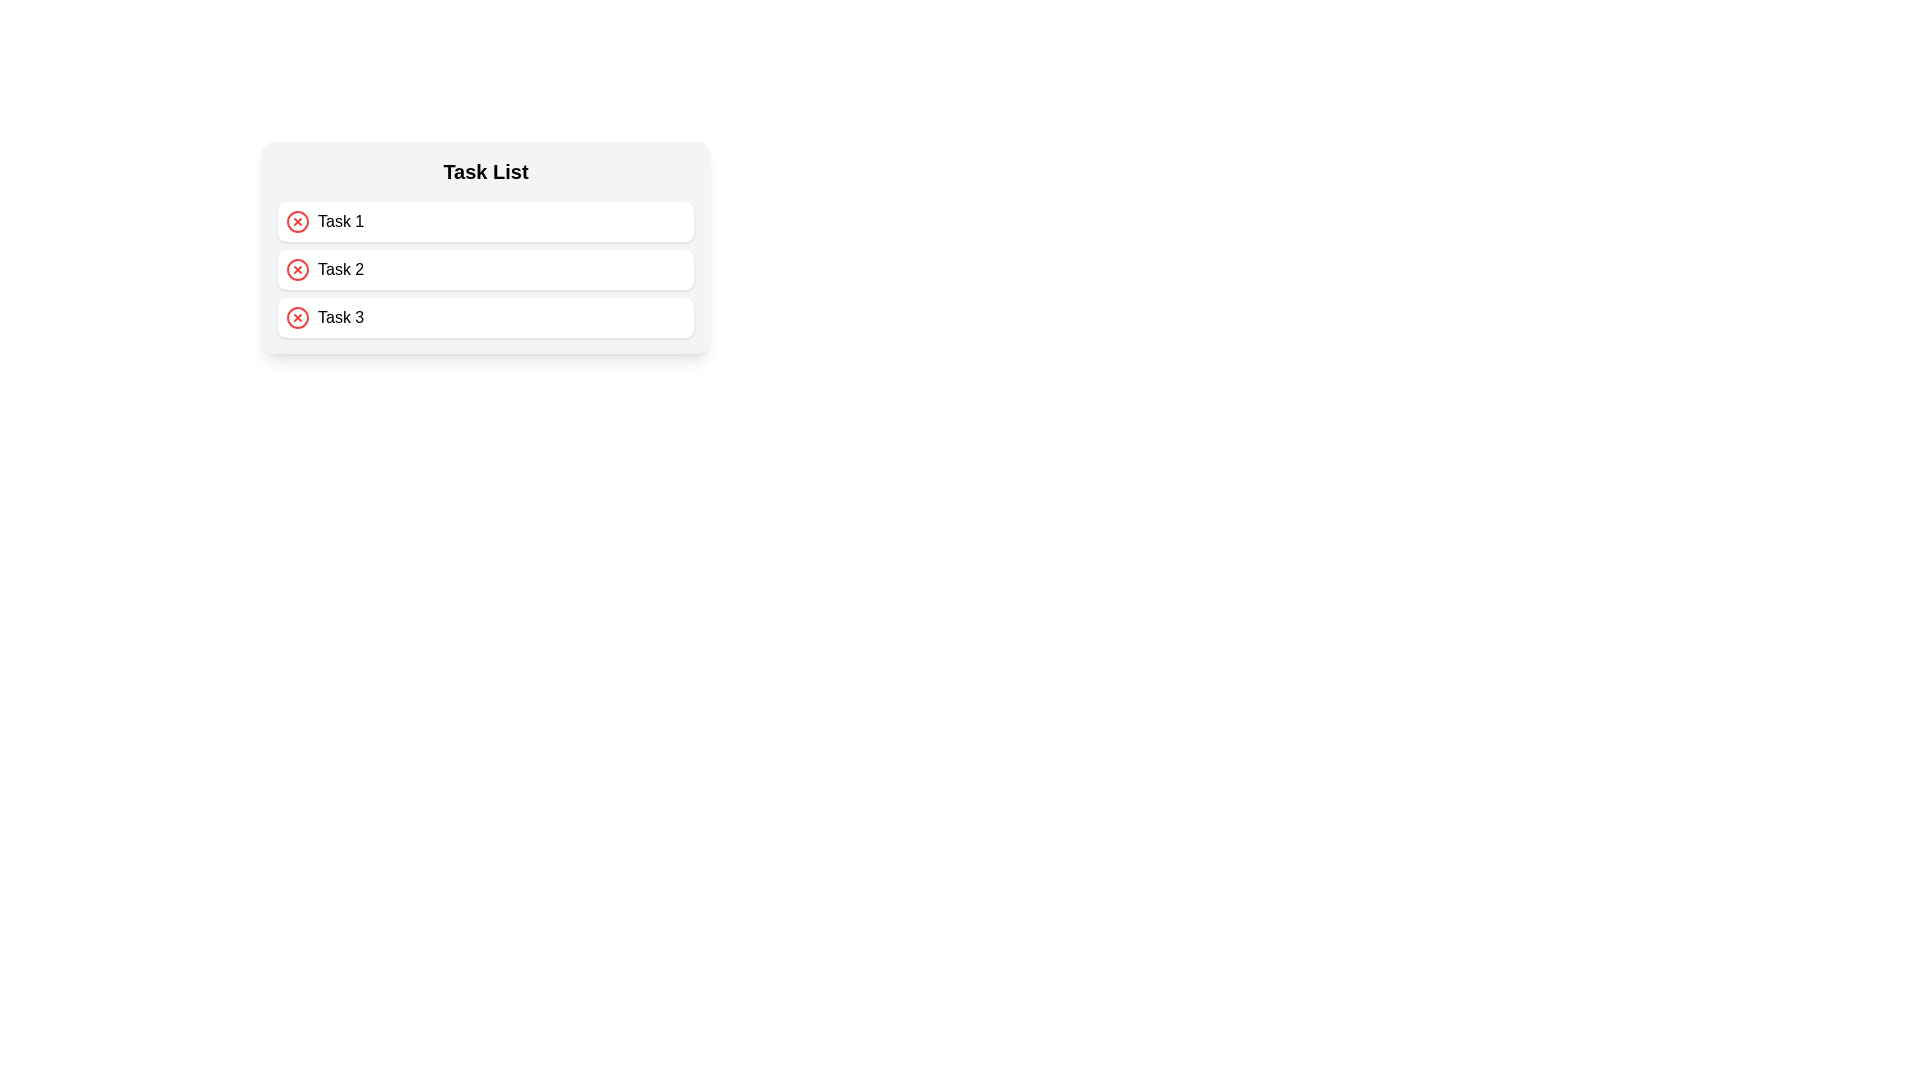 This screenshot has width=1920, height=1080. What do you see at coordinates (485, 316) in the screenshot?
I see `the third task item in the task list, labeled 'Task 3'` at bounding box center [485, 316].